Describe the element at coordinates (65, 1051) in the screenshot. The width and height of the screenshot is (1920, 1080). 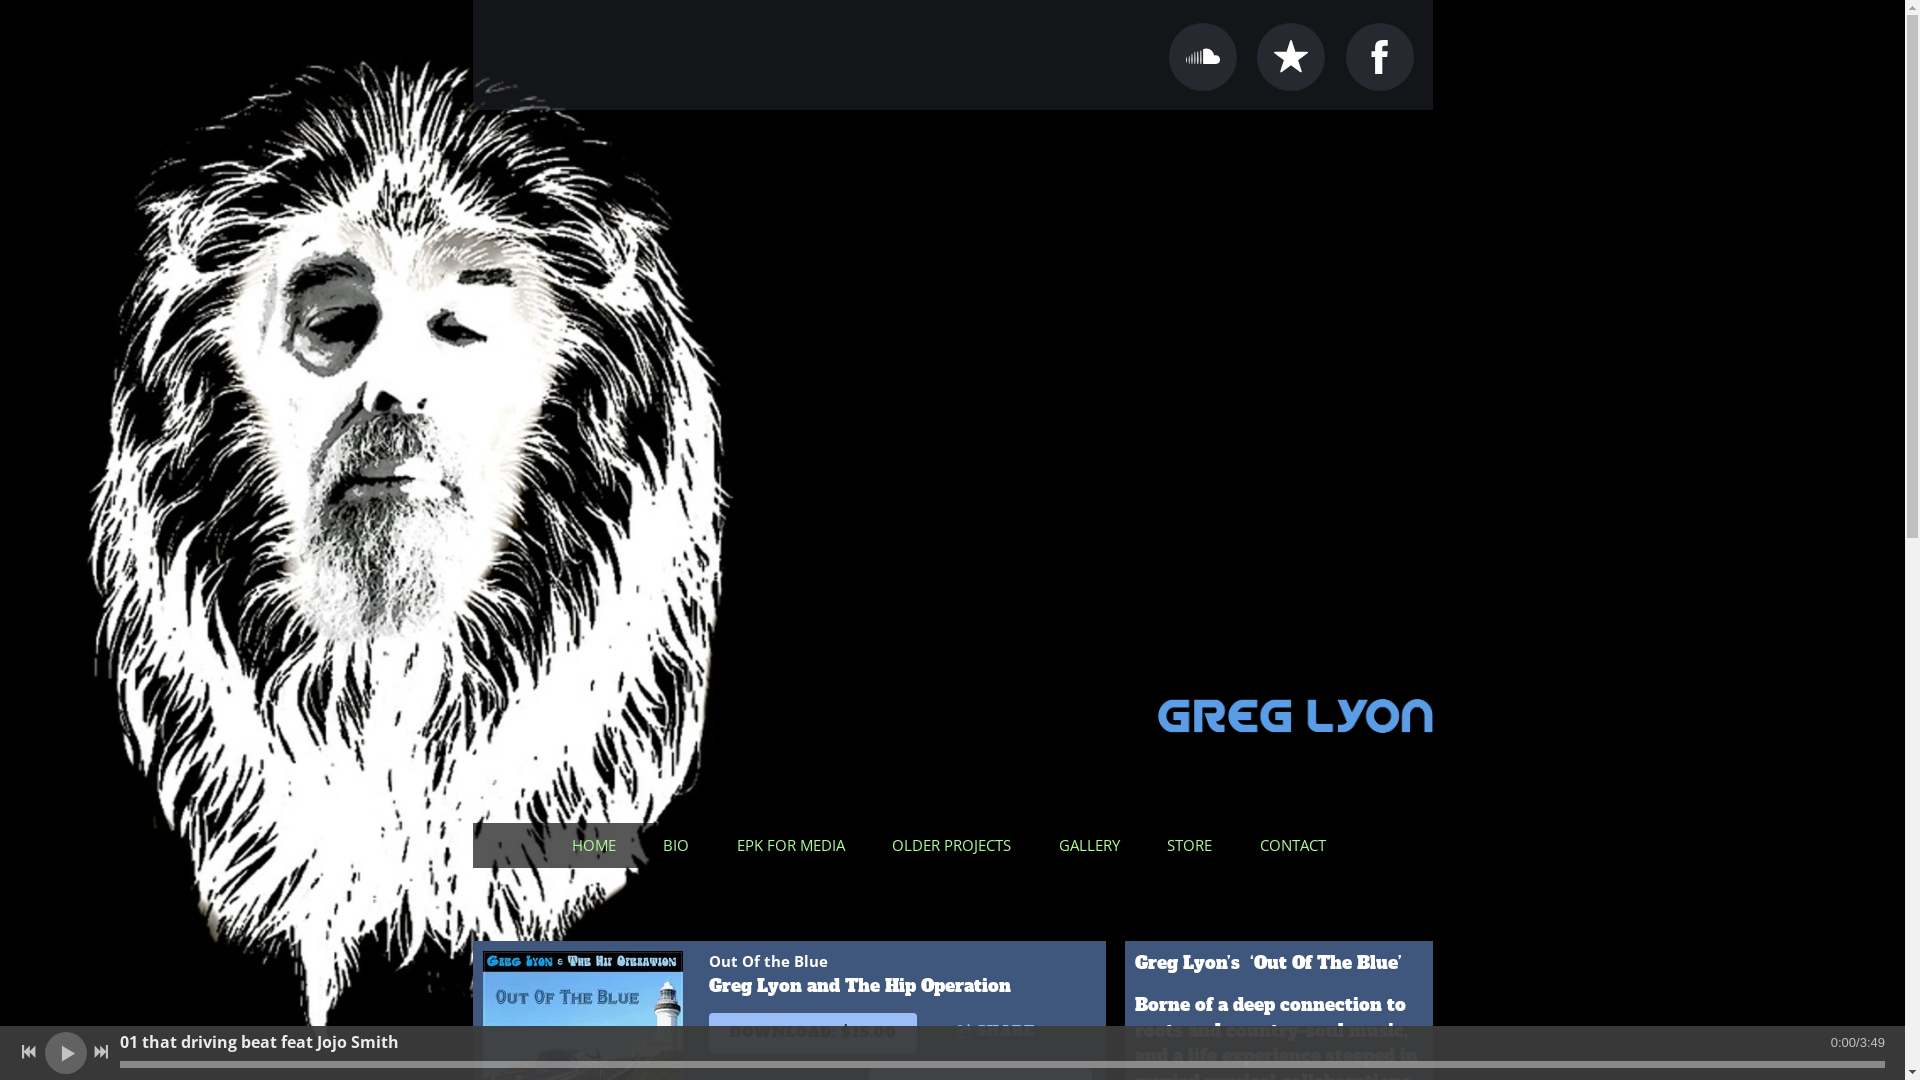
I see `'Play'` at that location.